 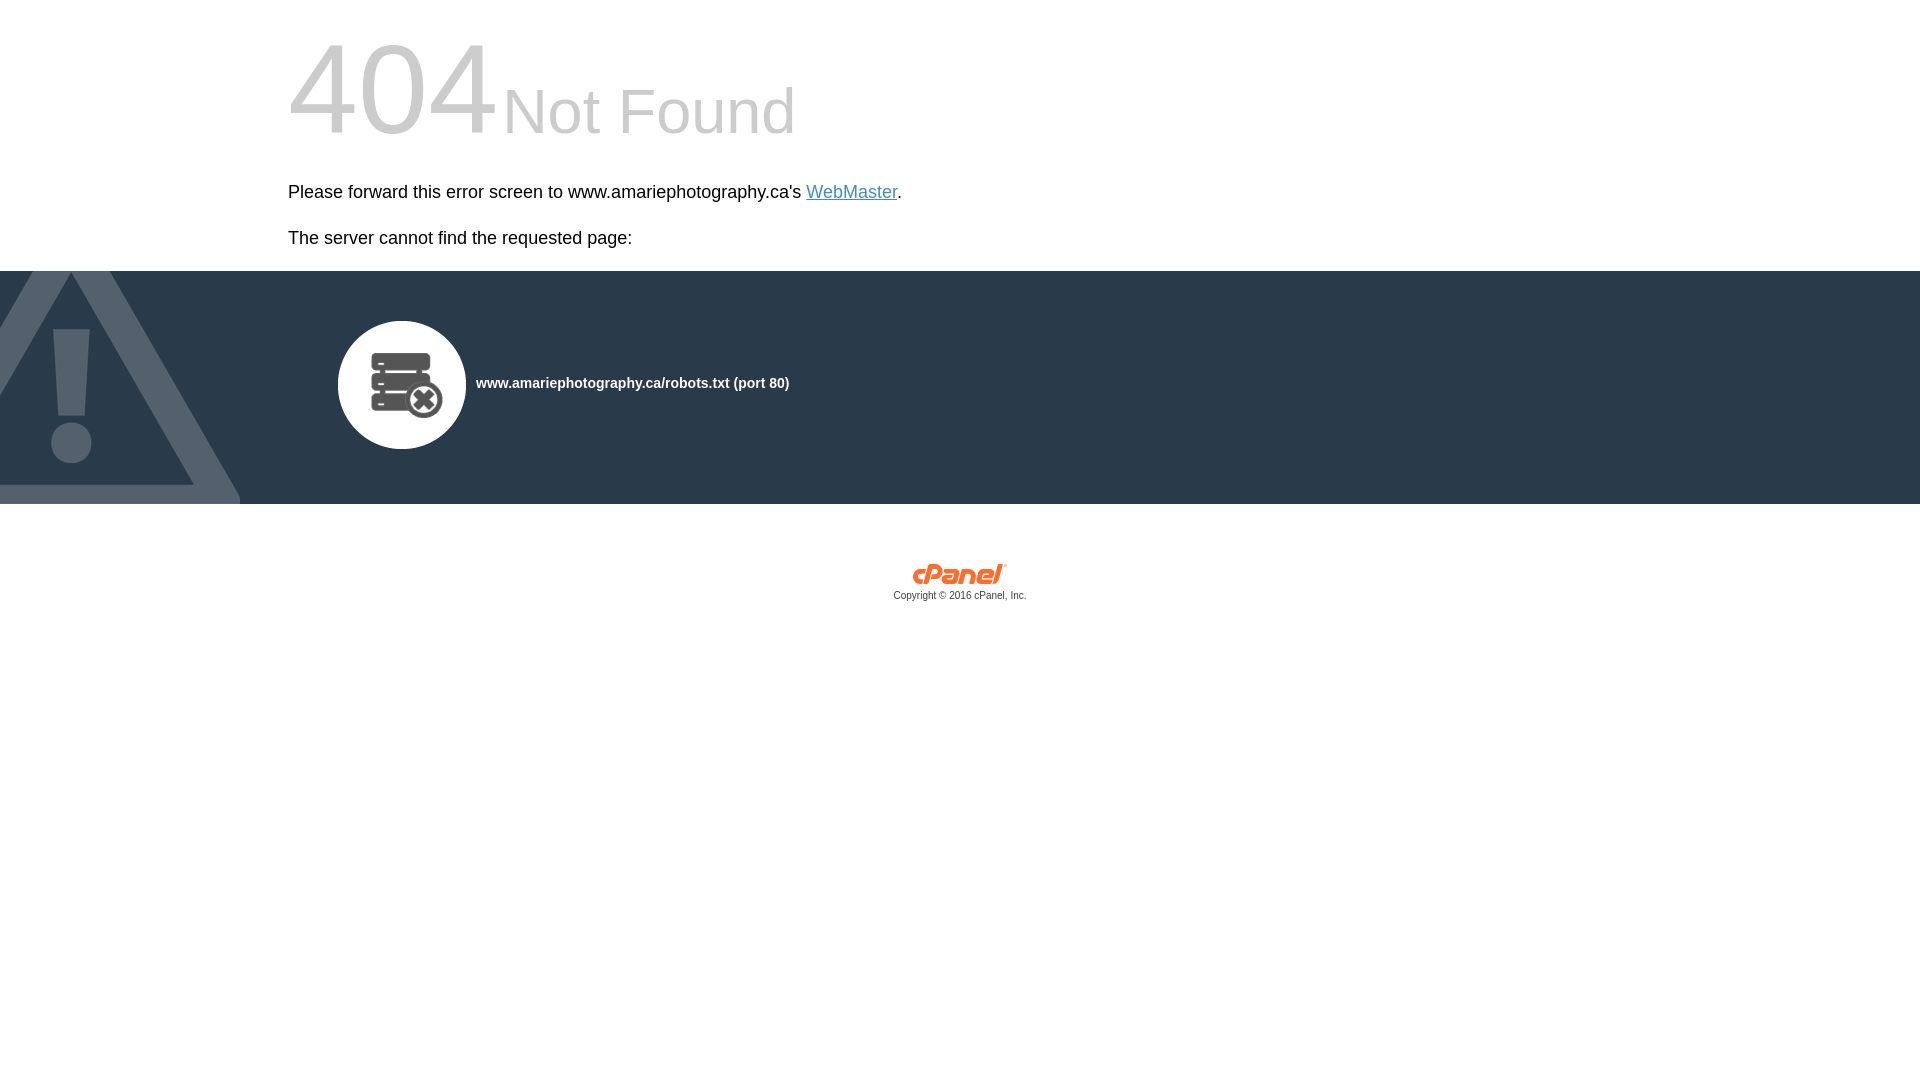 I want to click on 'WebMaster', so click(x=851, y=192).